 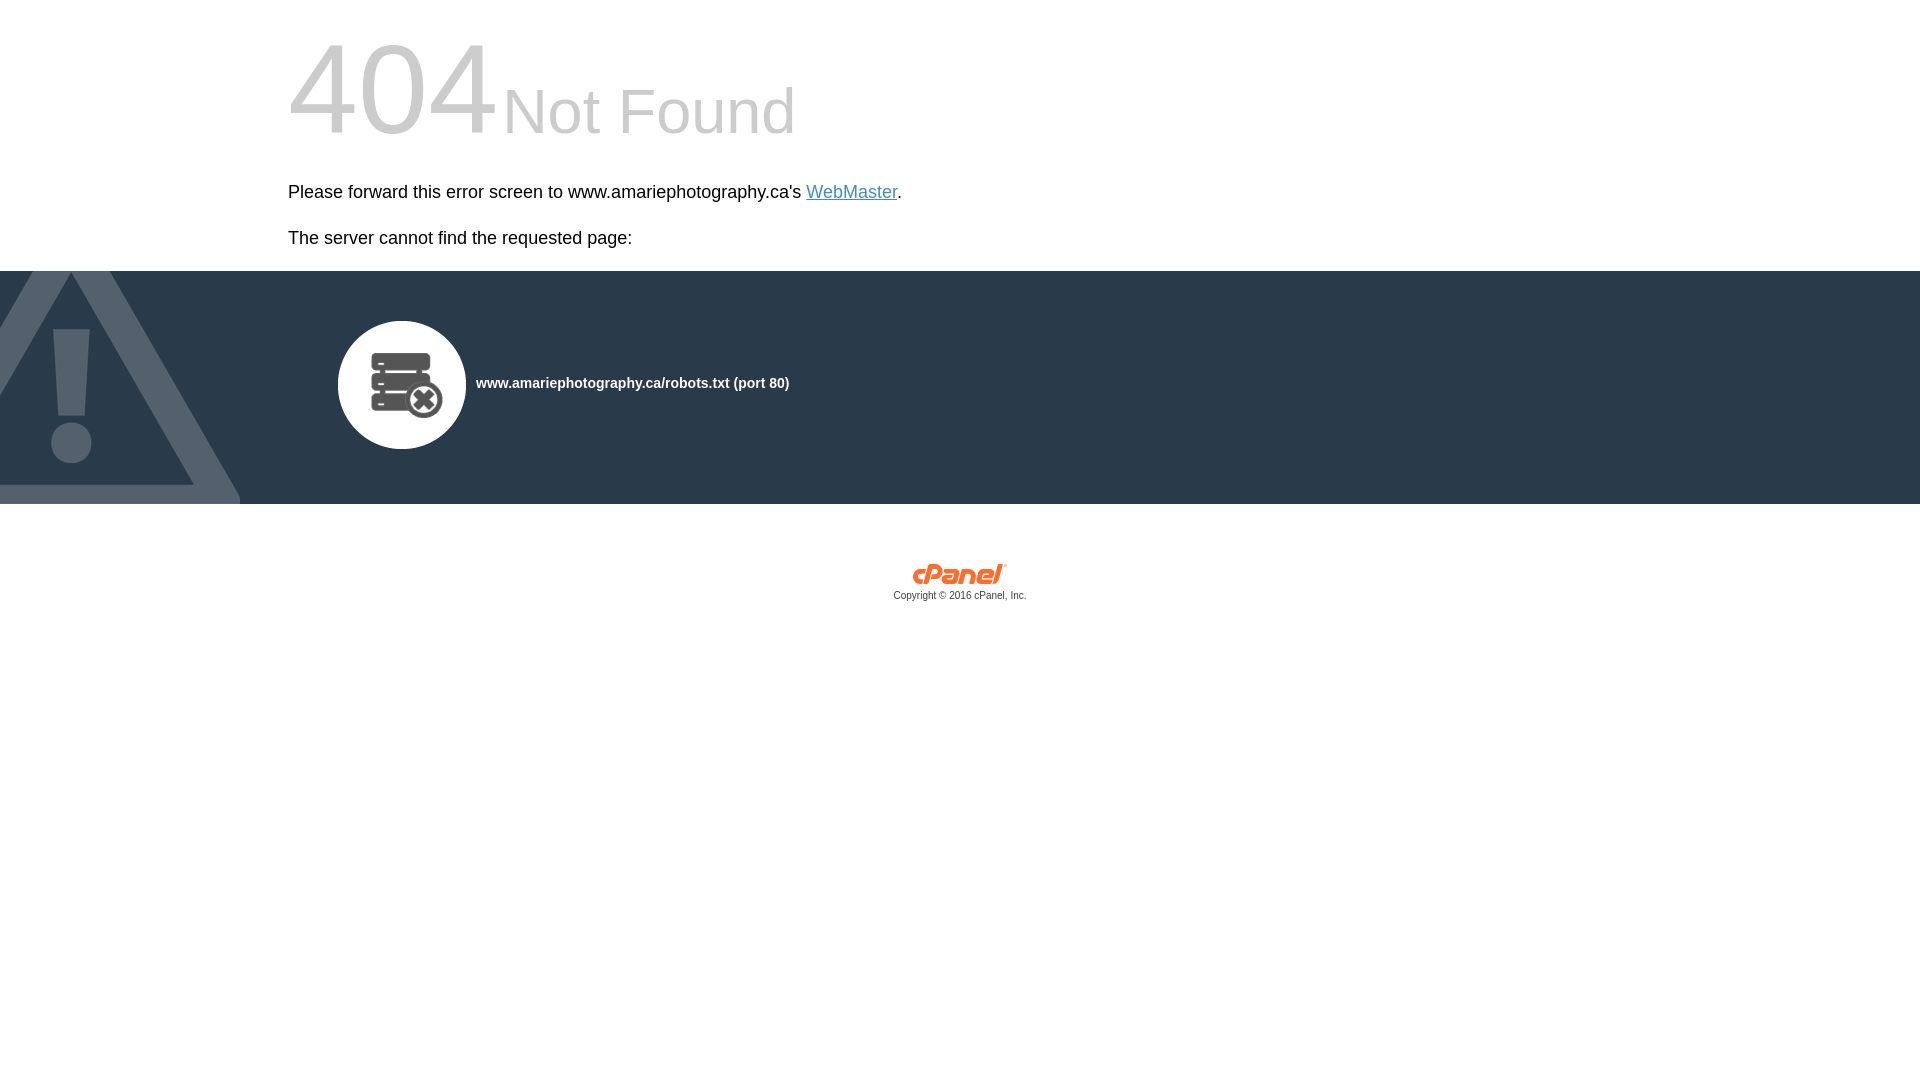 I want to click on 'WebMaster', so click(x=851, y=192).